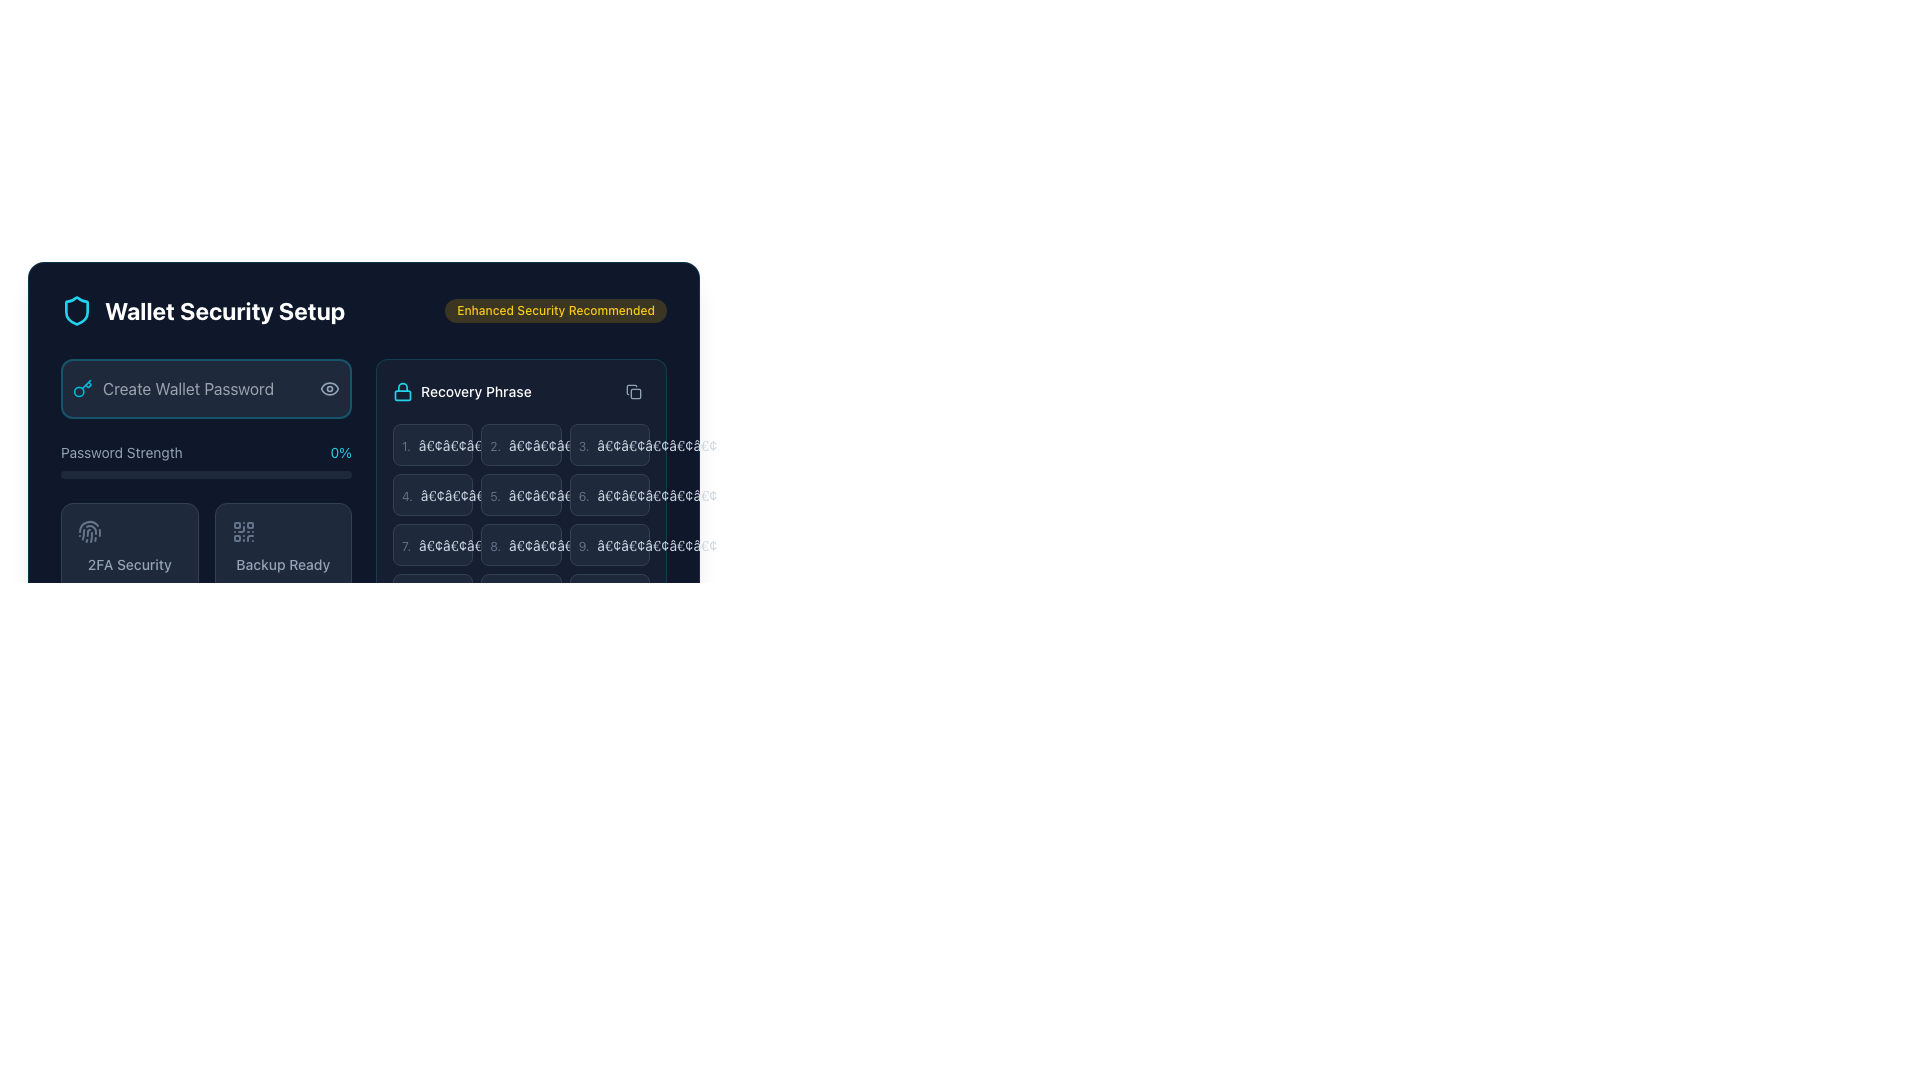 This screenshot has width=1920, height=1080. What do you see at coordinates (76, 311) in the screenshot?
I see `the shield icon located at the top left corner of the interface, adjacent to the text 'Wallet Security Setup', which visually supports the theme of security` at bounding box center [76, 311].